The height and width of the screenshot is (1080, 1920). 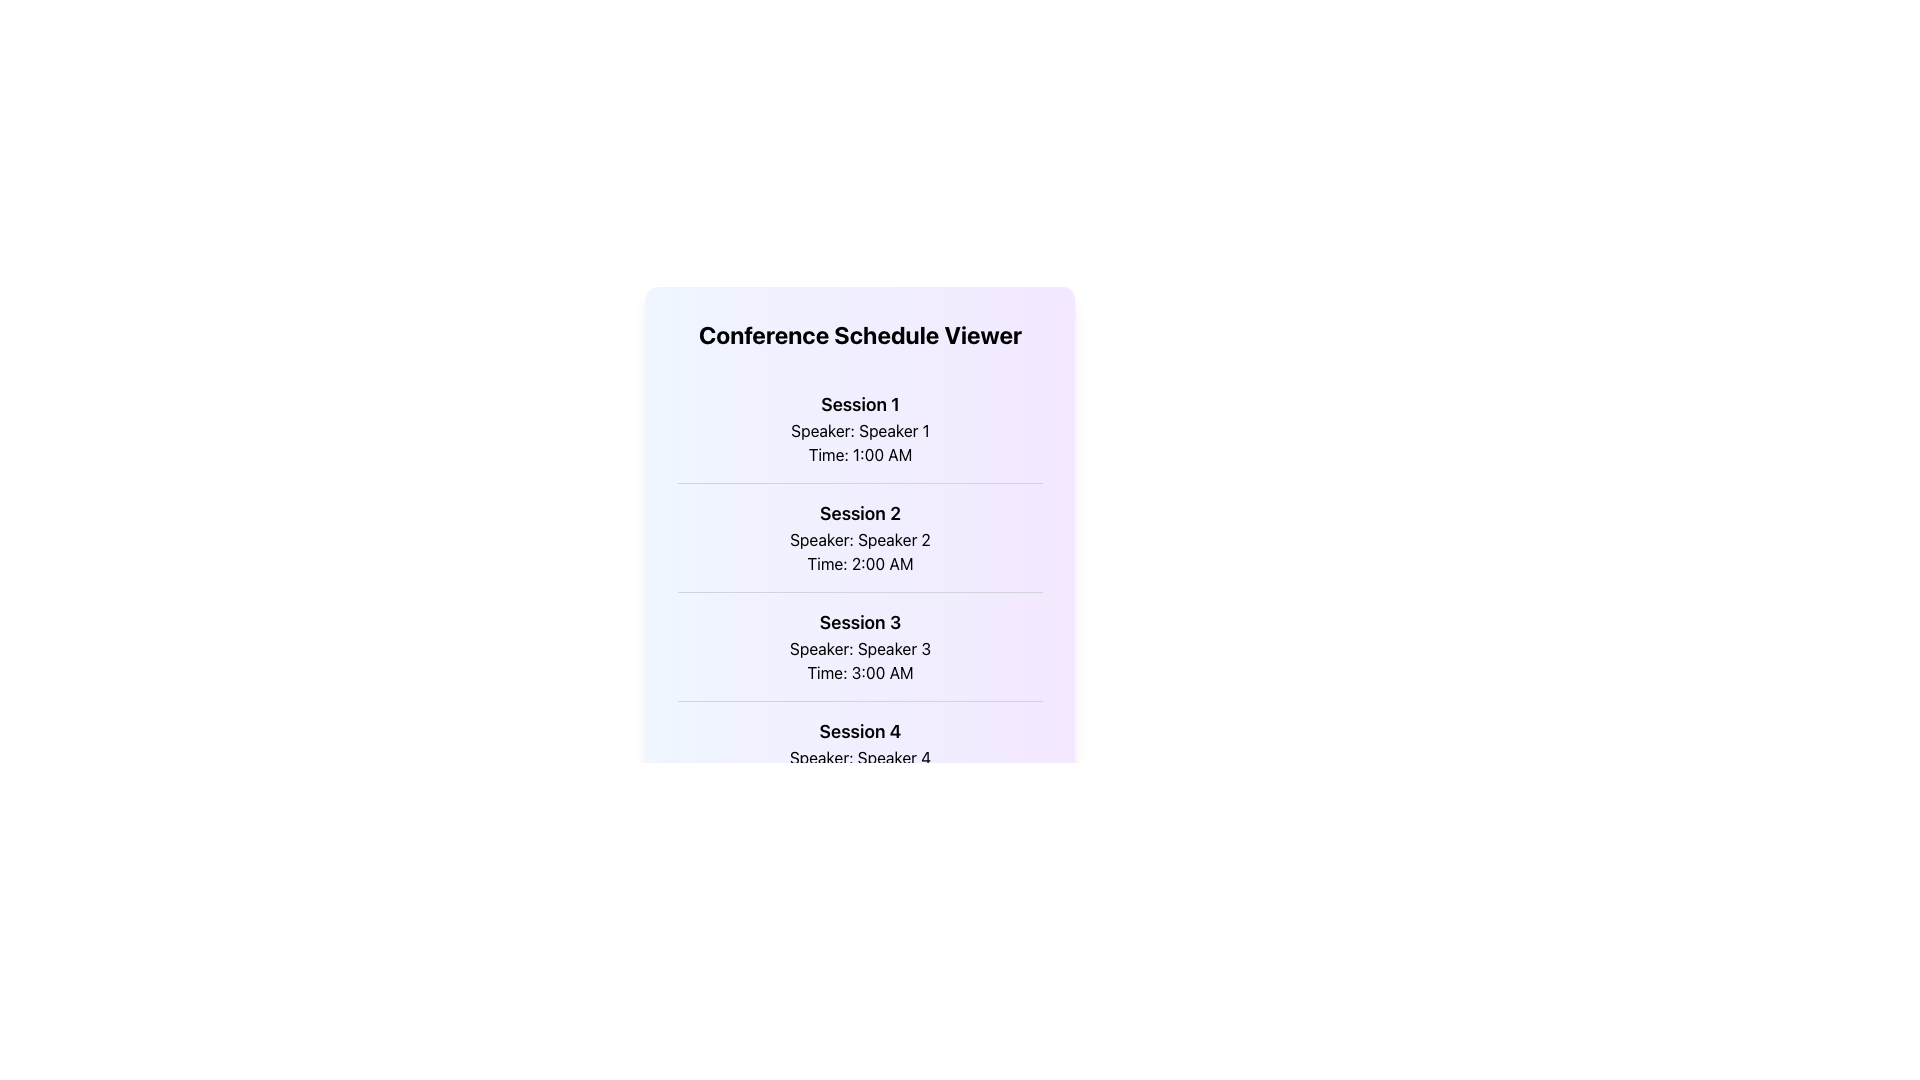 What do you see at coordinates (860, 430) in the screenshot?
I see `the Text Label displaying 'Speaker: Speaker 1', which is centrally positioned below 'Session 1' and above 'Time: 1:00 AM'` at bounding box center [860, 430].